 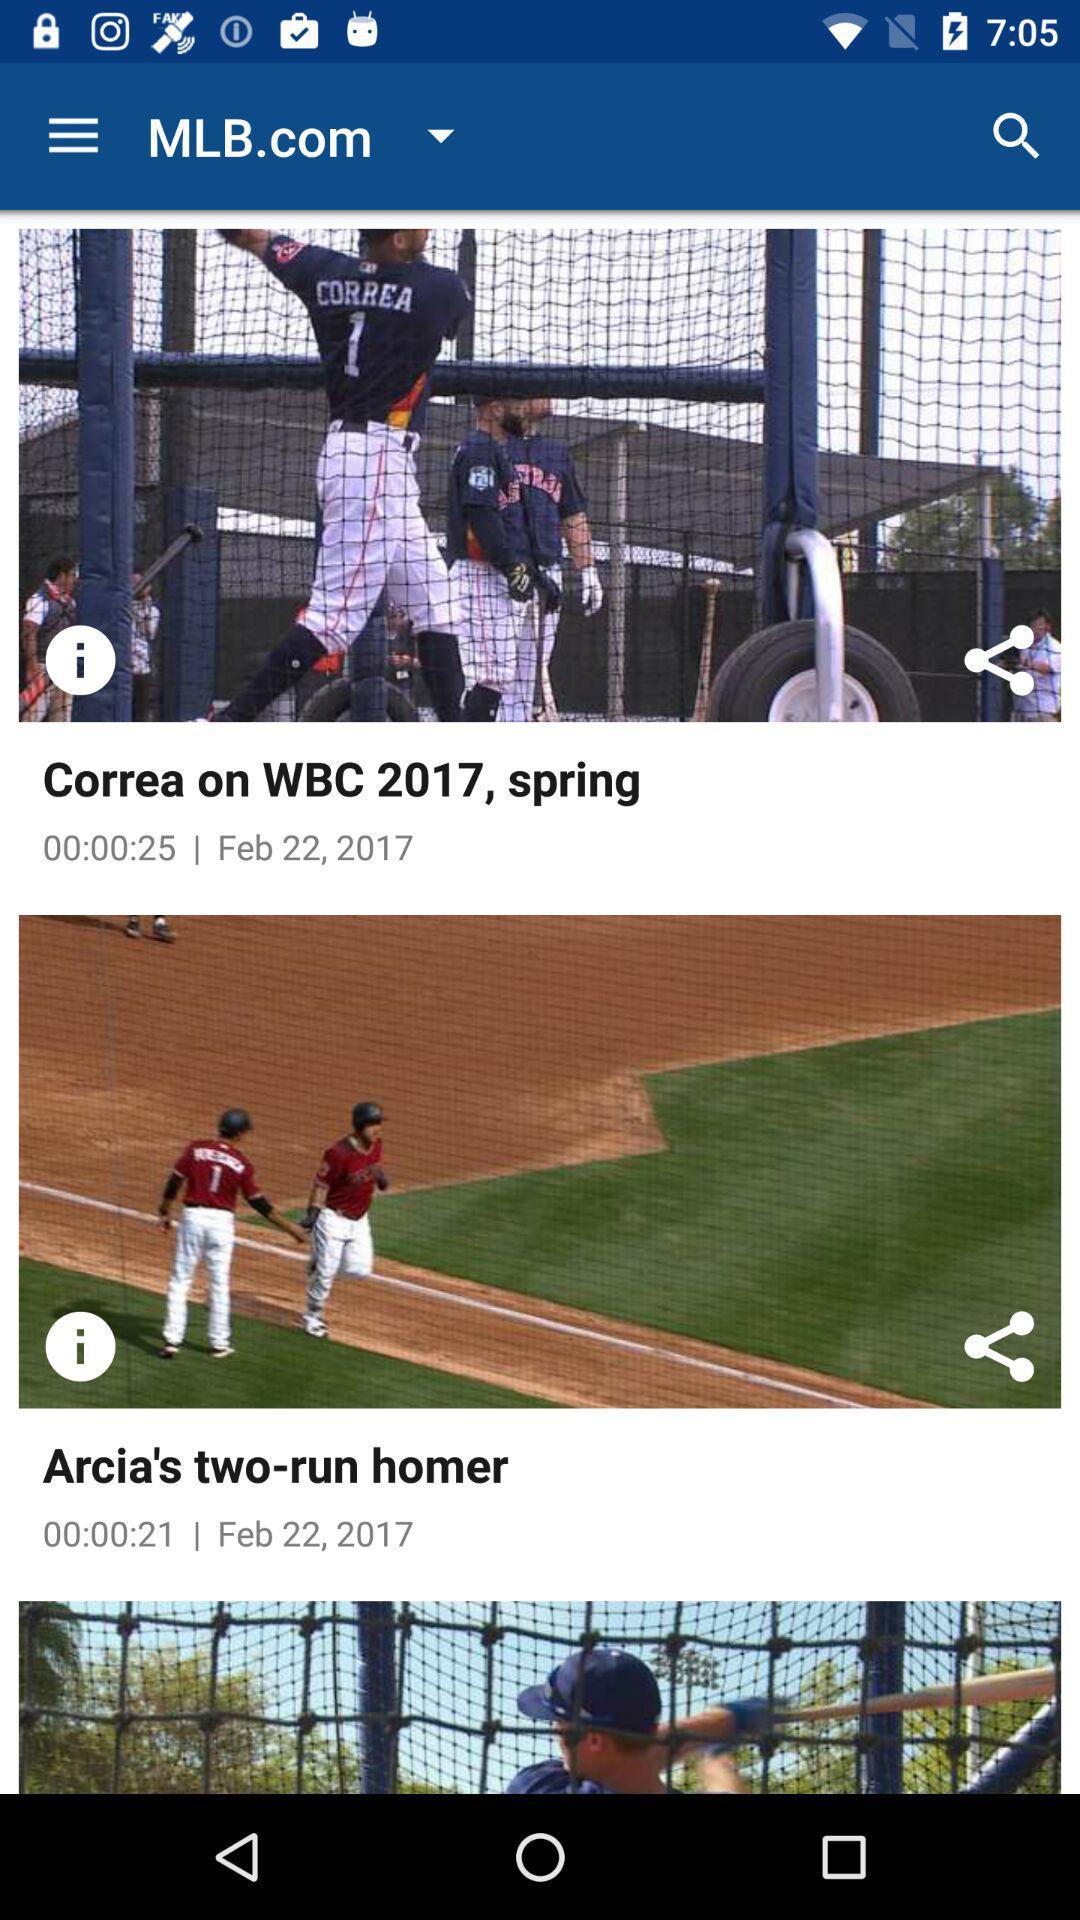 I want to click on share the video, so click(x=999, y=660).